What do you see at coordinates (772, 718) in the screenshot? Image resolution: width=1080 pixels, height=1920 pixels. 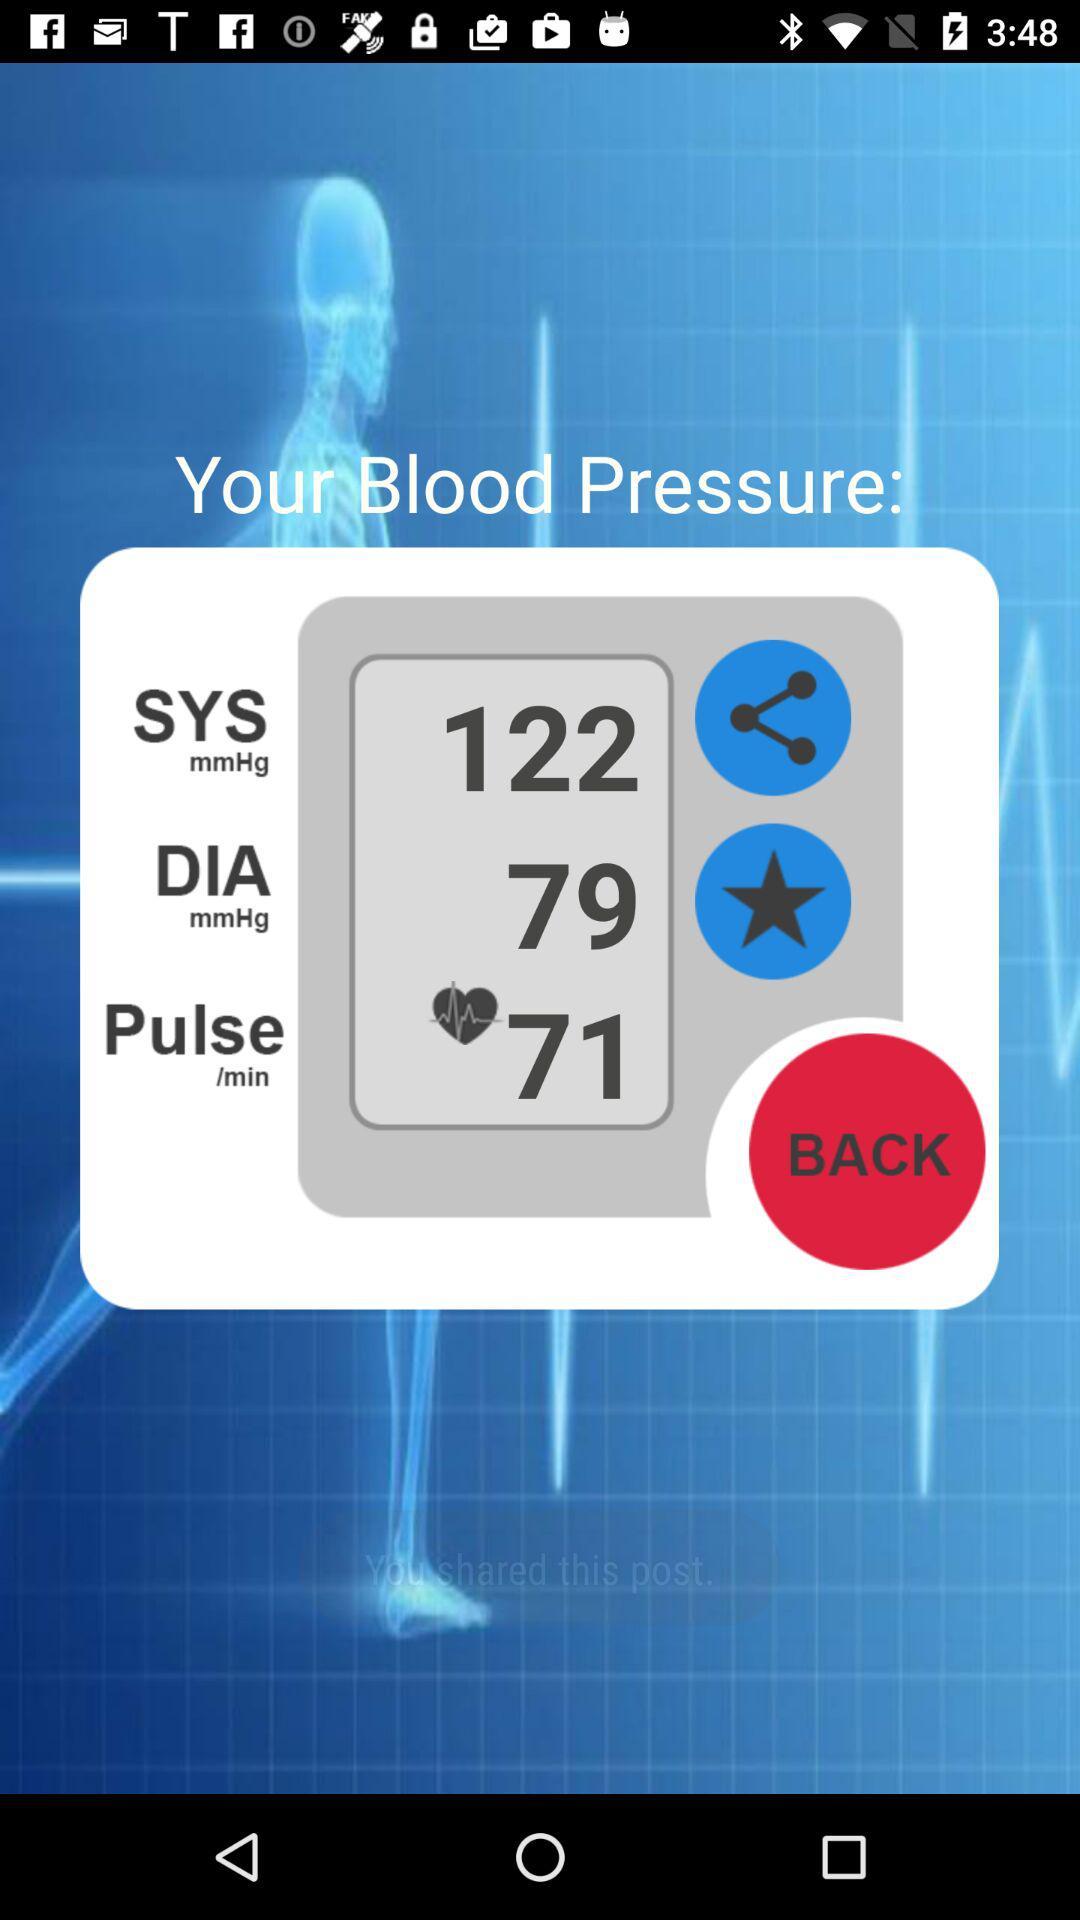 I see `share blood pressure information` at bounding box center [772, 718].